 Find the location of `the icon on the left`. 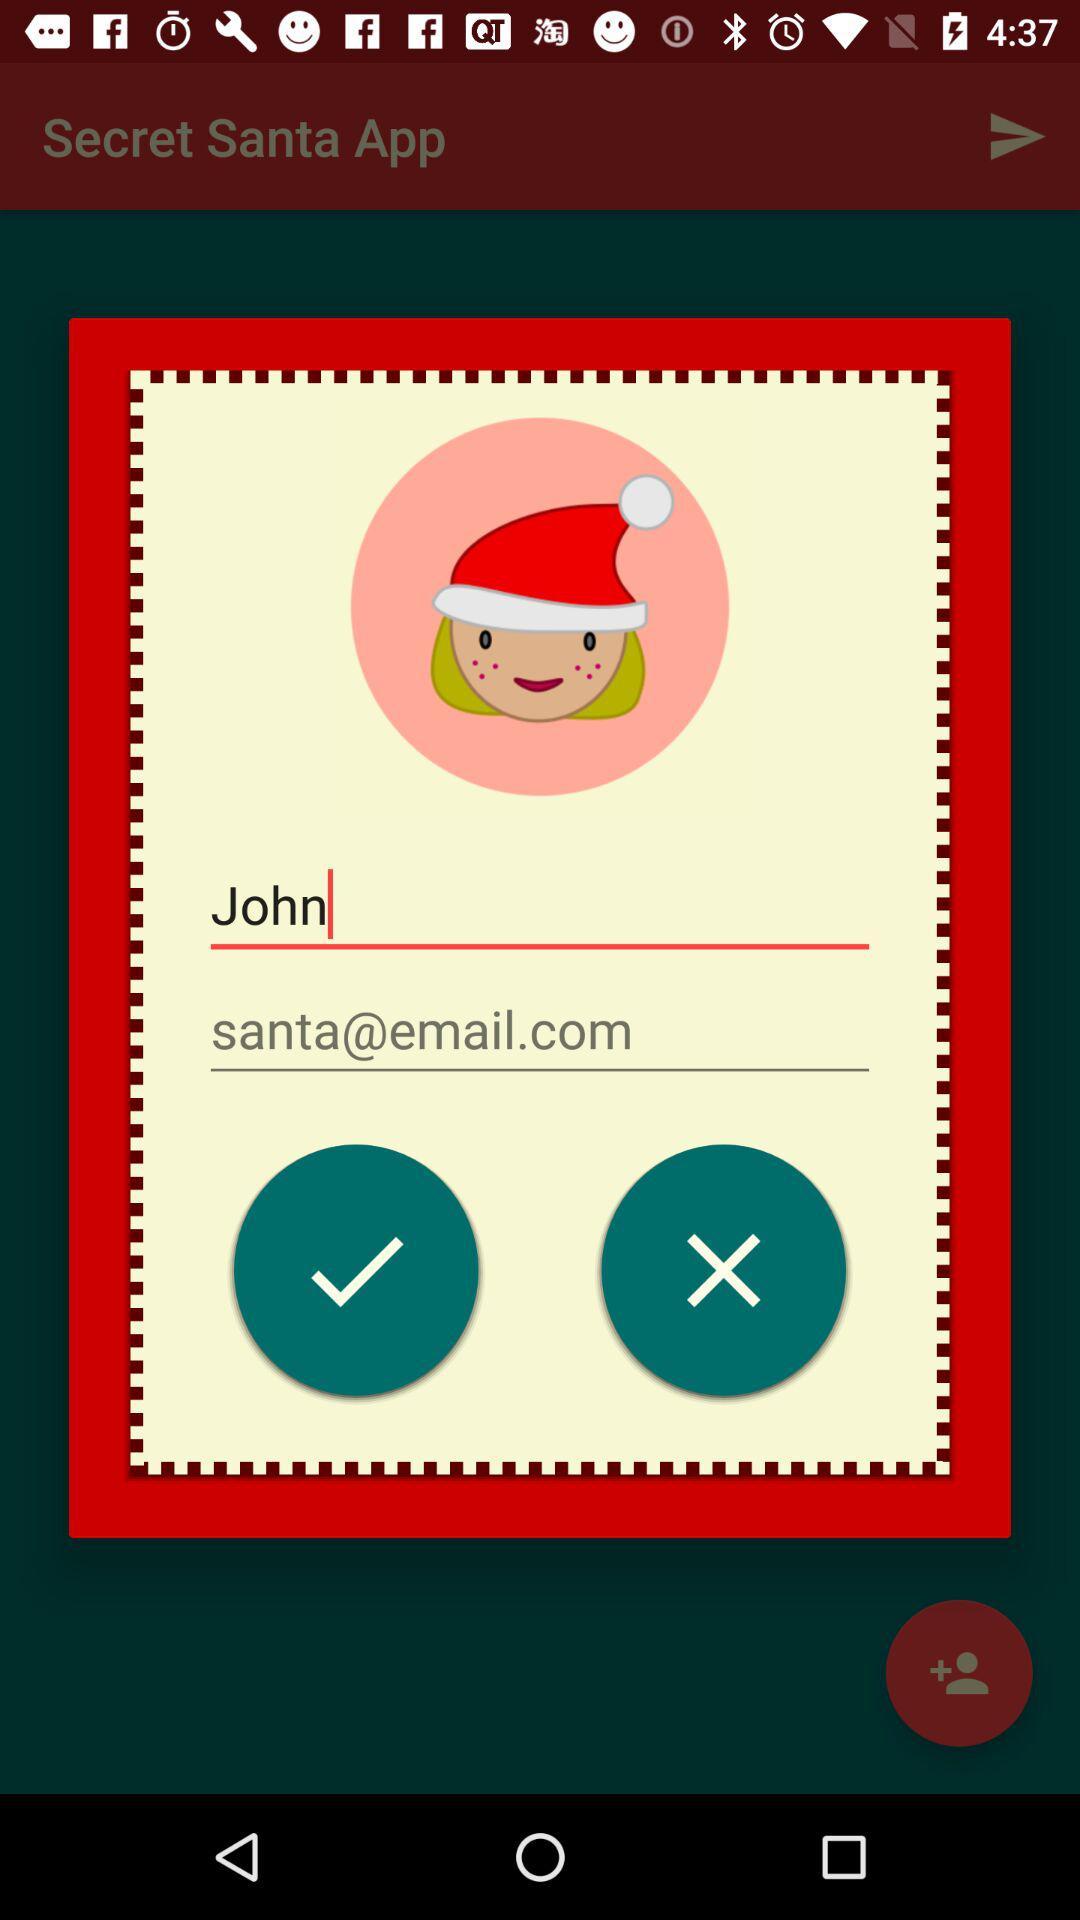

the icon on the left is located at coordinates (355, 1274).